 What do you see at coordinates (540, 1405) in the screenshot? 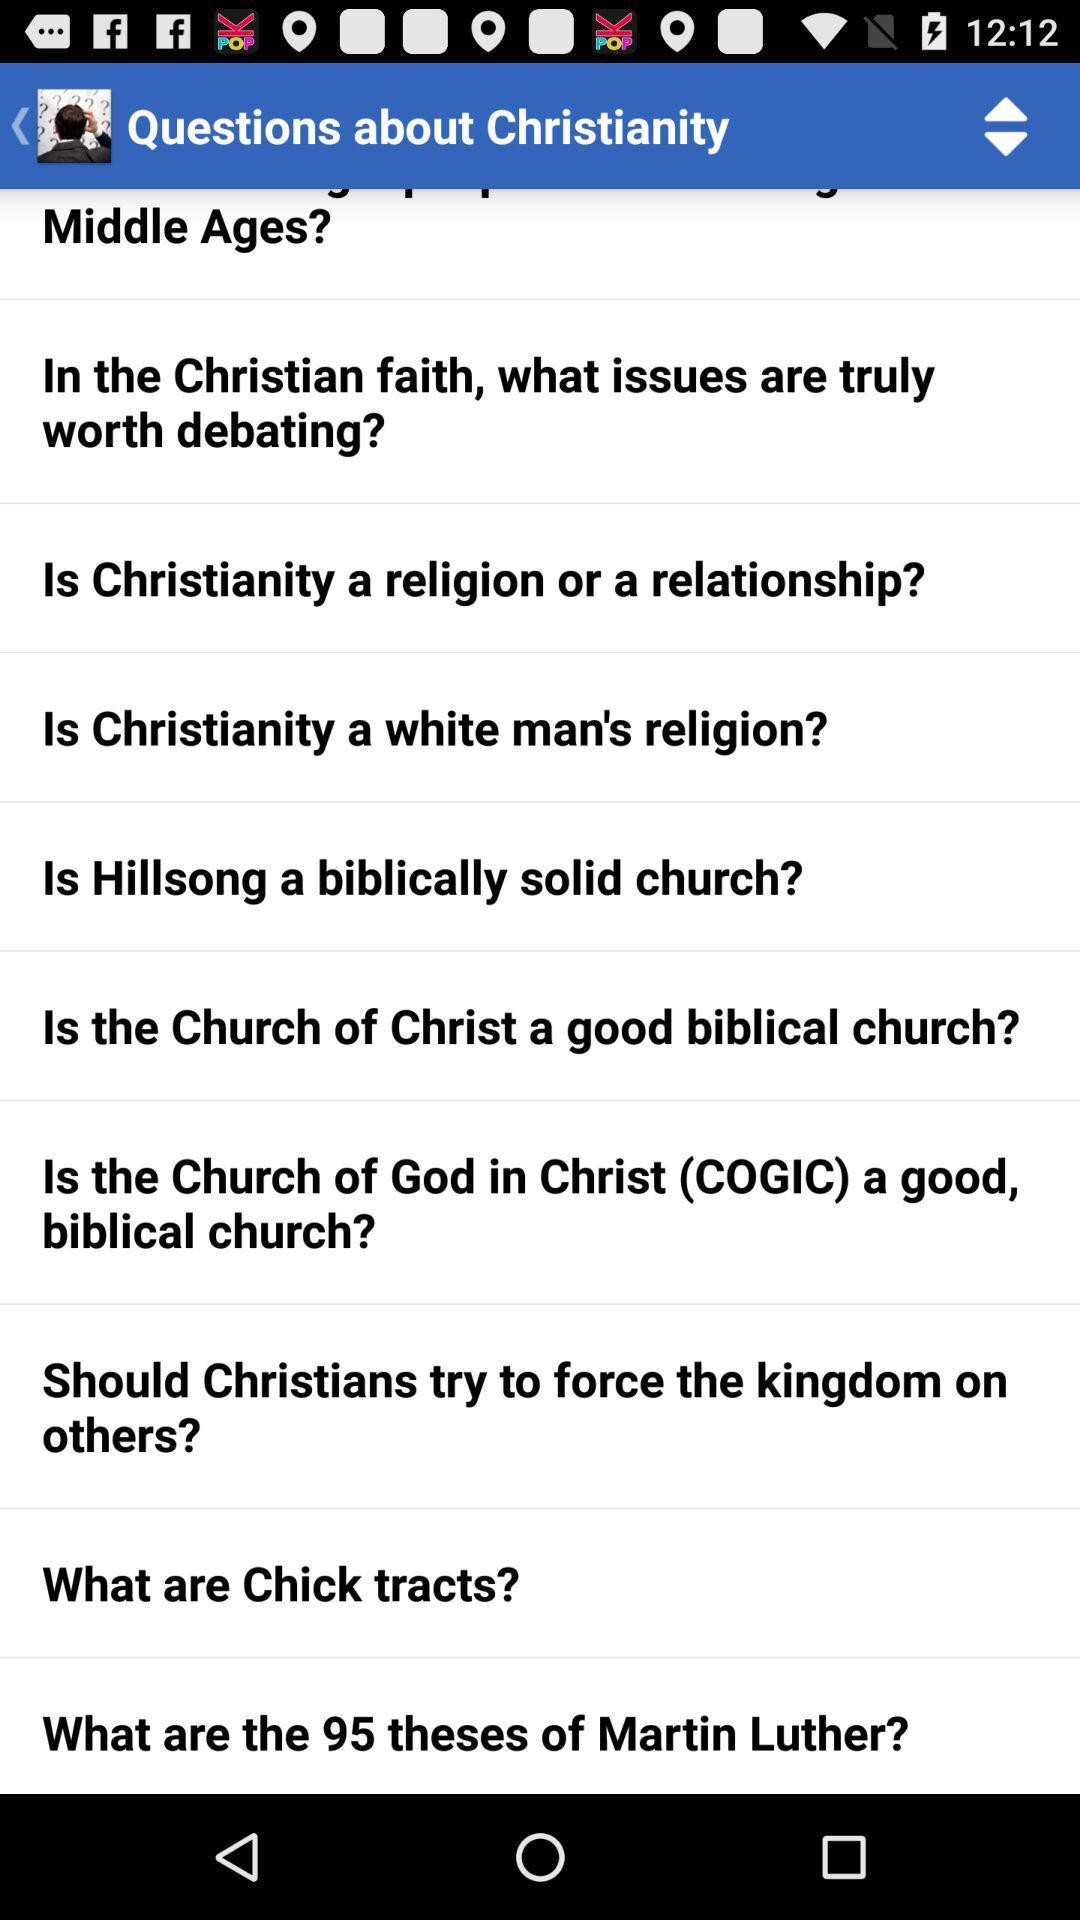
I see `should christians try app` at bounding box center [540, 1405].